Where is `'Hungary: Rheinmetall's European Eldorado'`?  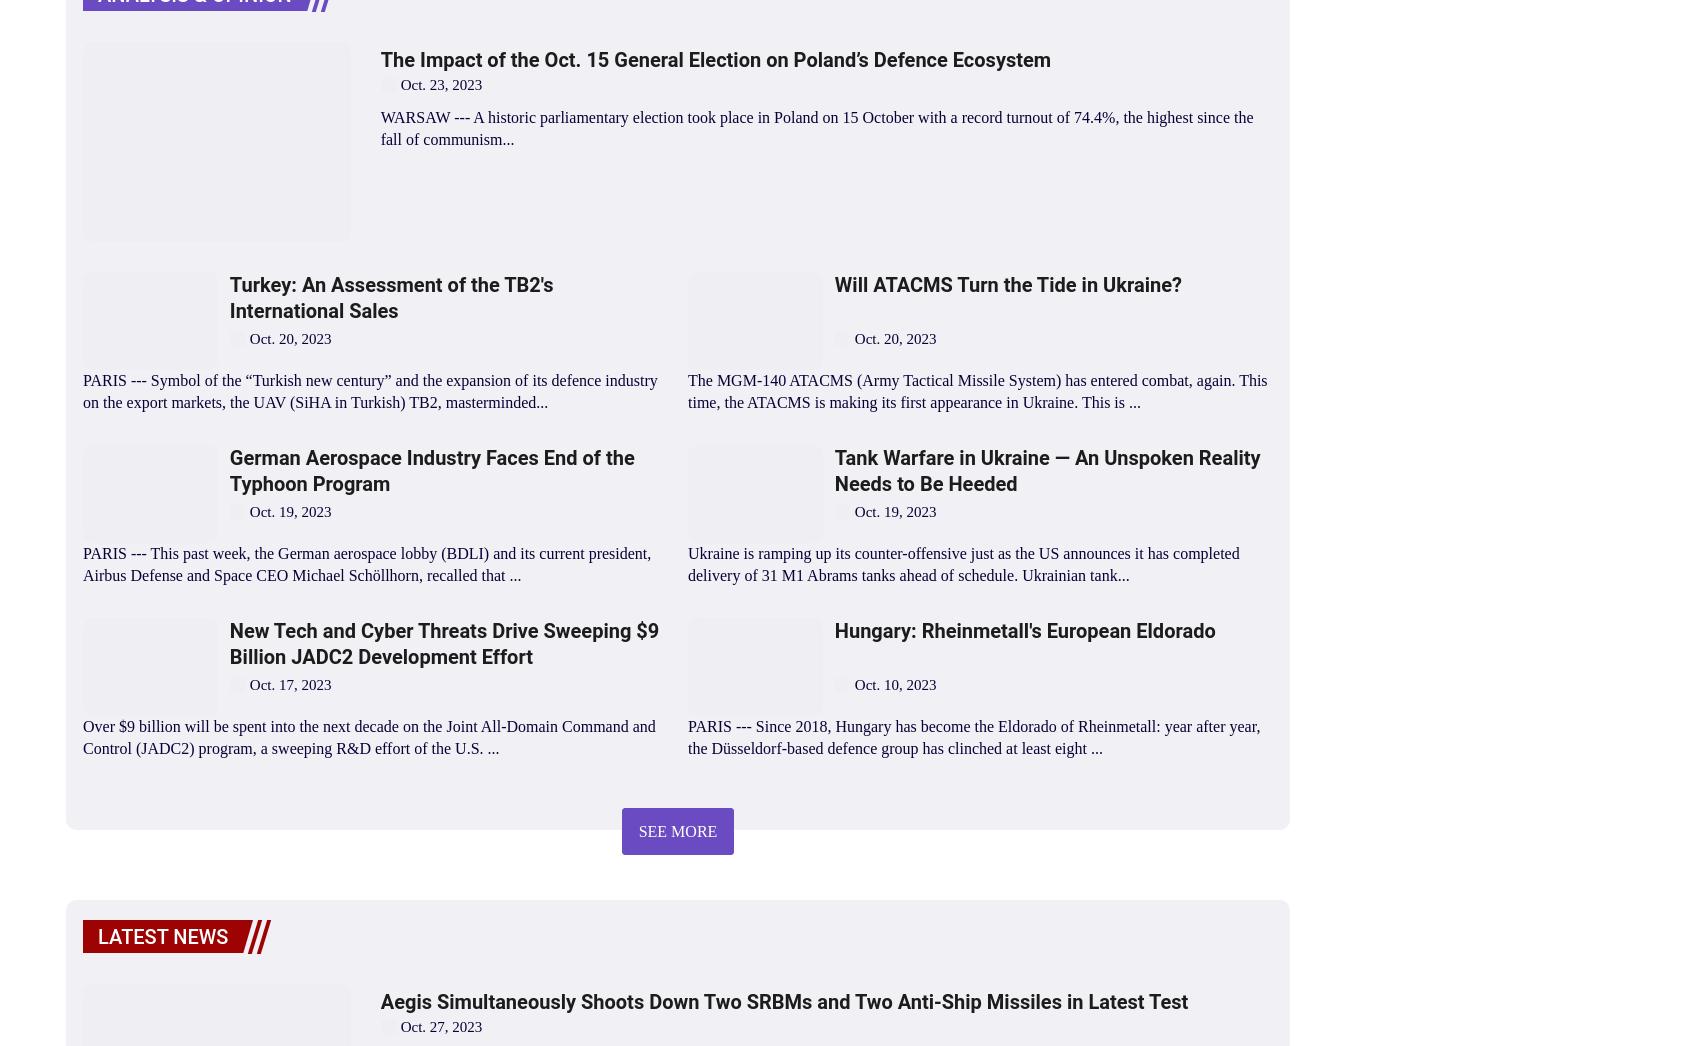
'Hungary: Rheinmetall's European Eldorado' is located at coordinates (1023, 629).